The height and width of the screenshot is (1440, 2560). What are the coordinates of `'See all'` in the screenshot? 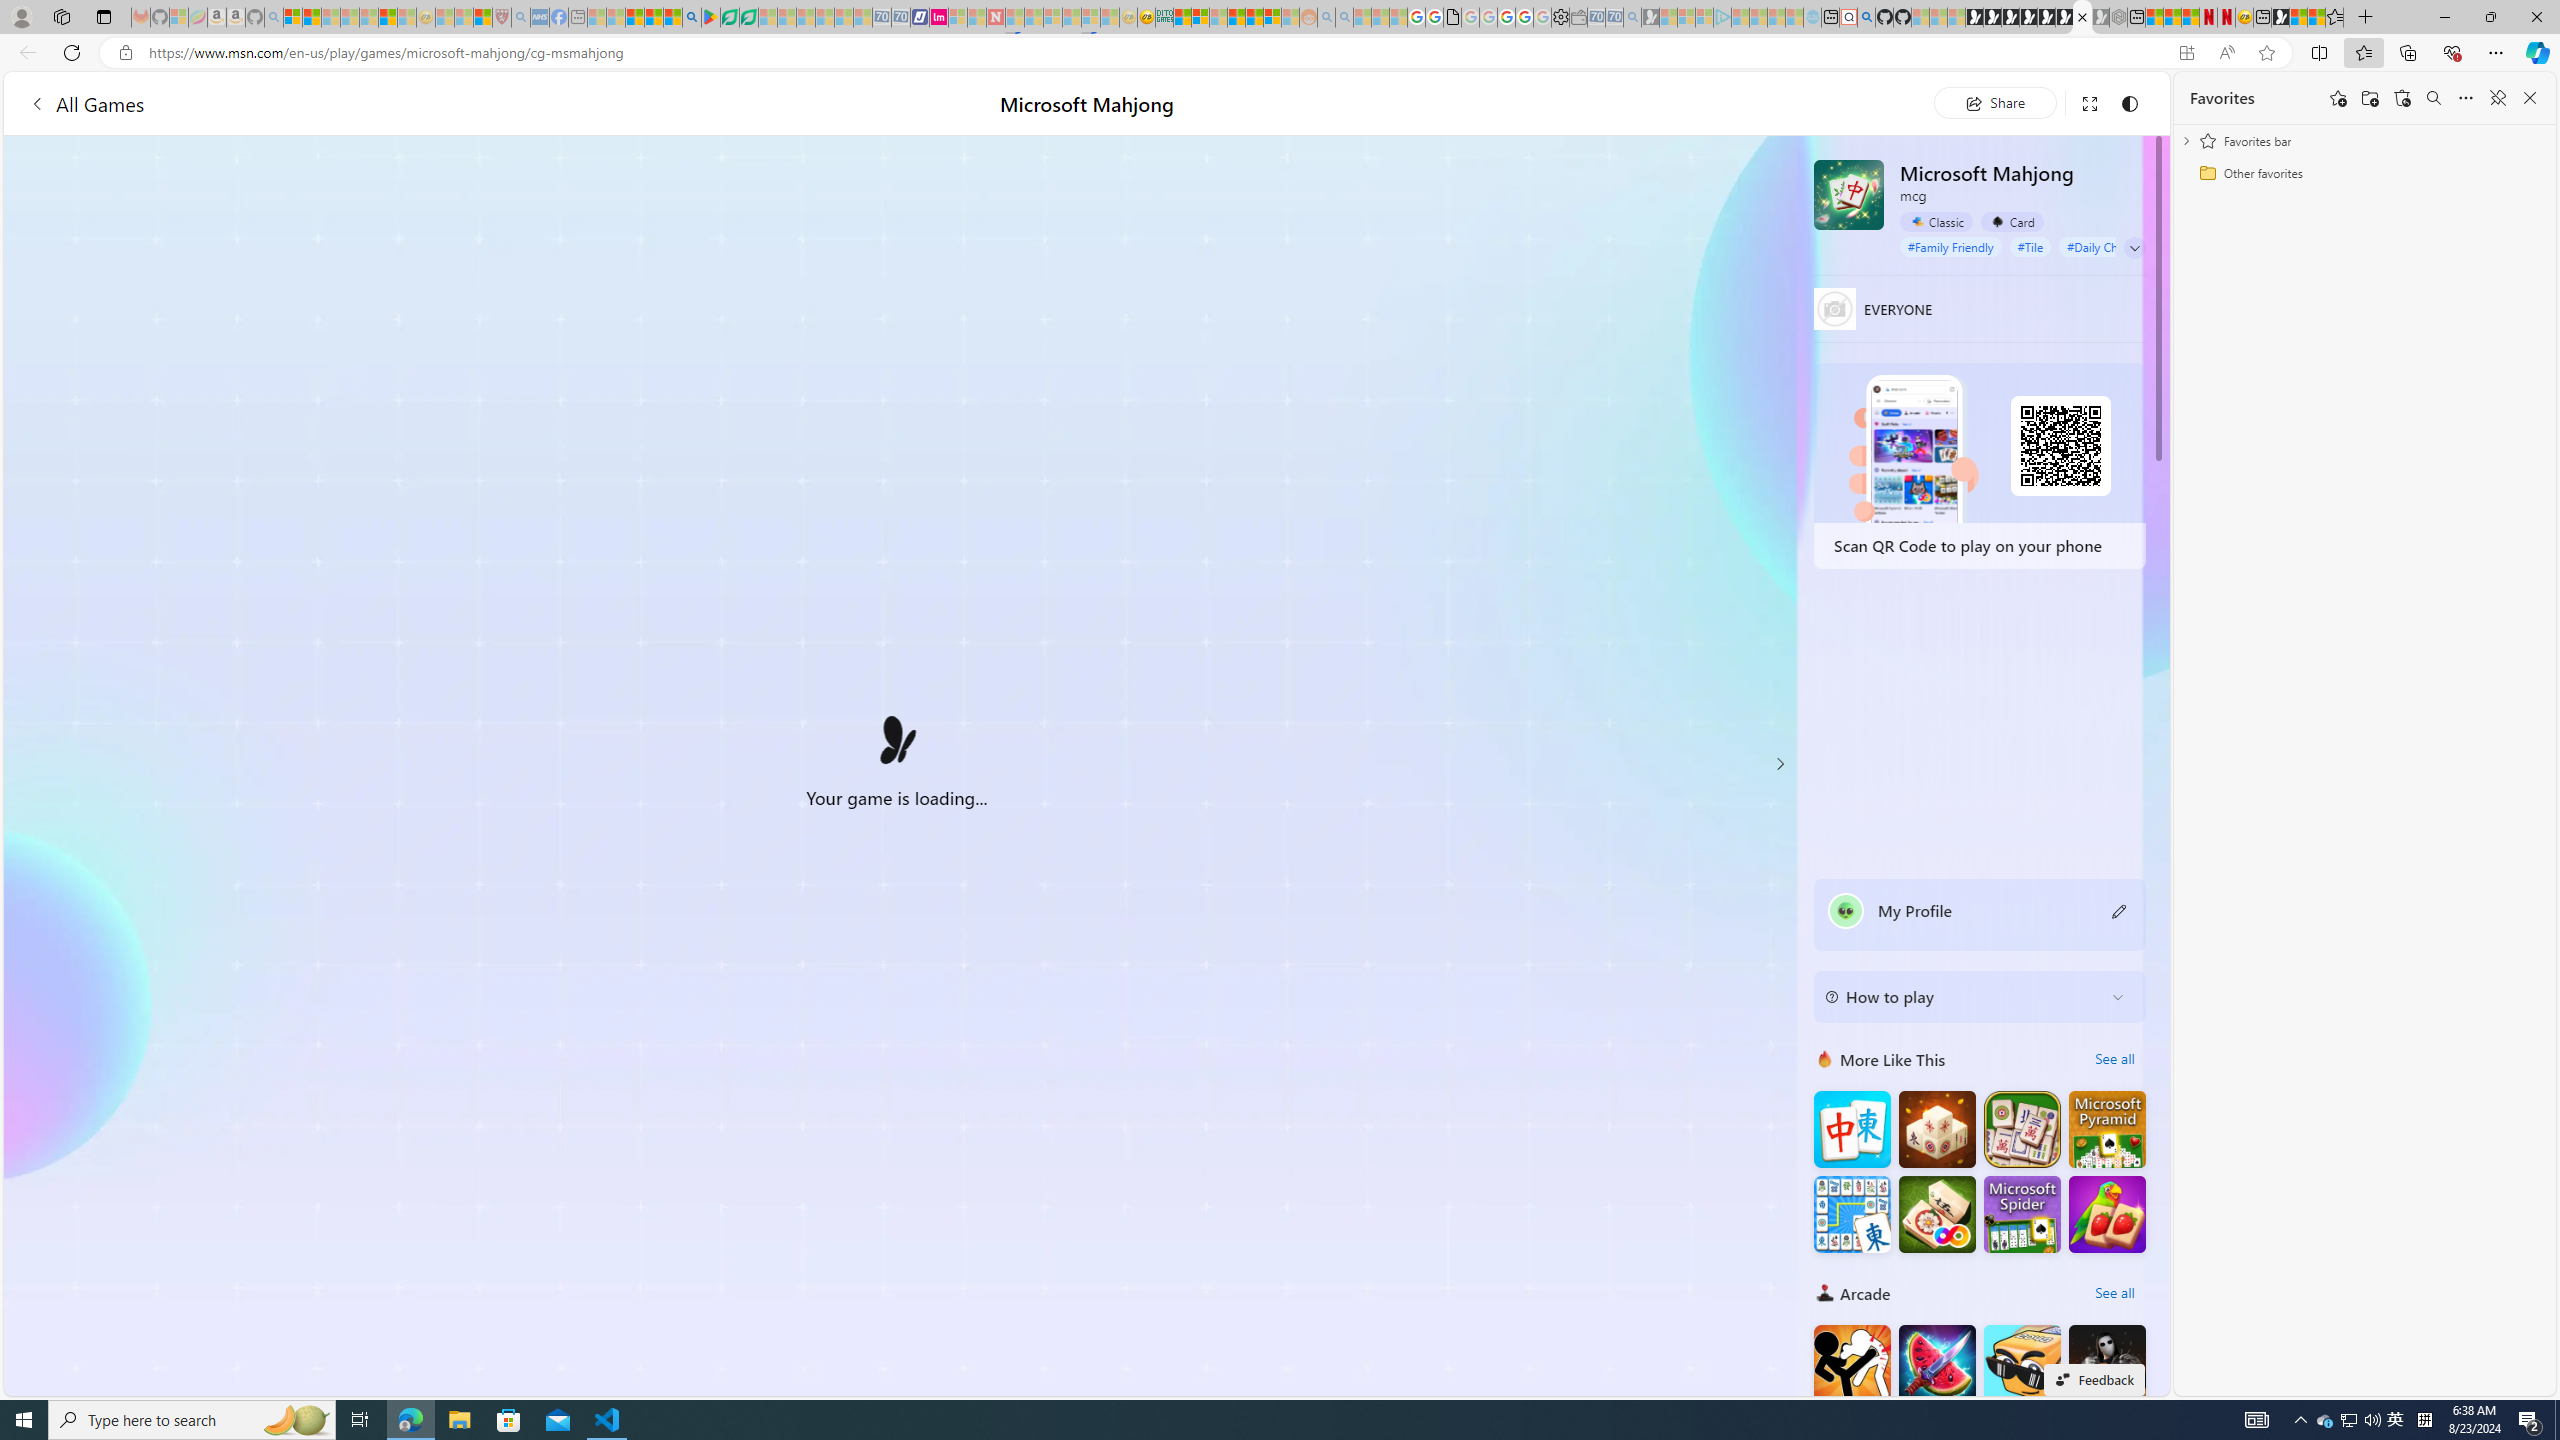 It's located at (2113, 1292).